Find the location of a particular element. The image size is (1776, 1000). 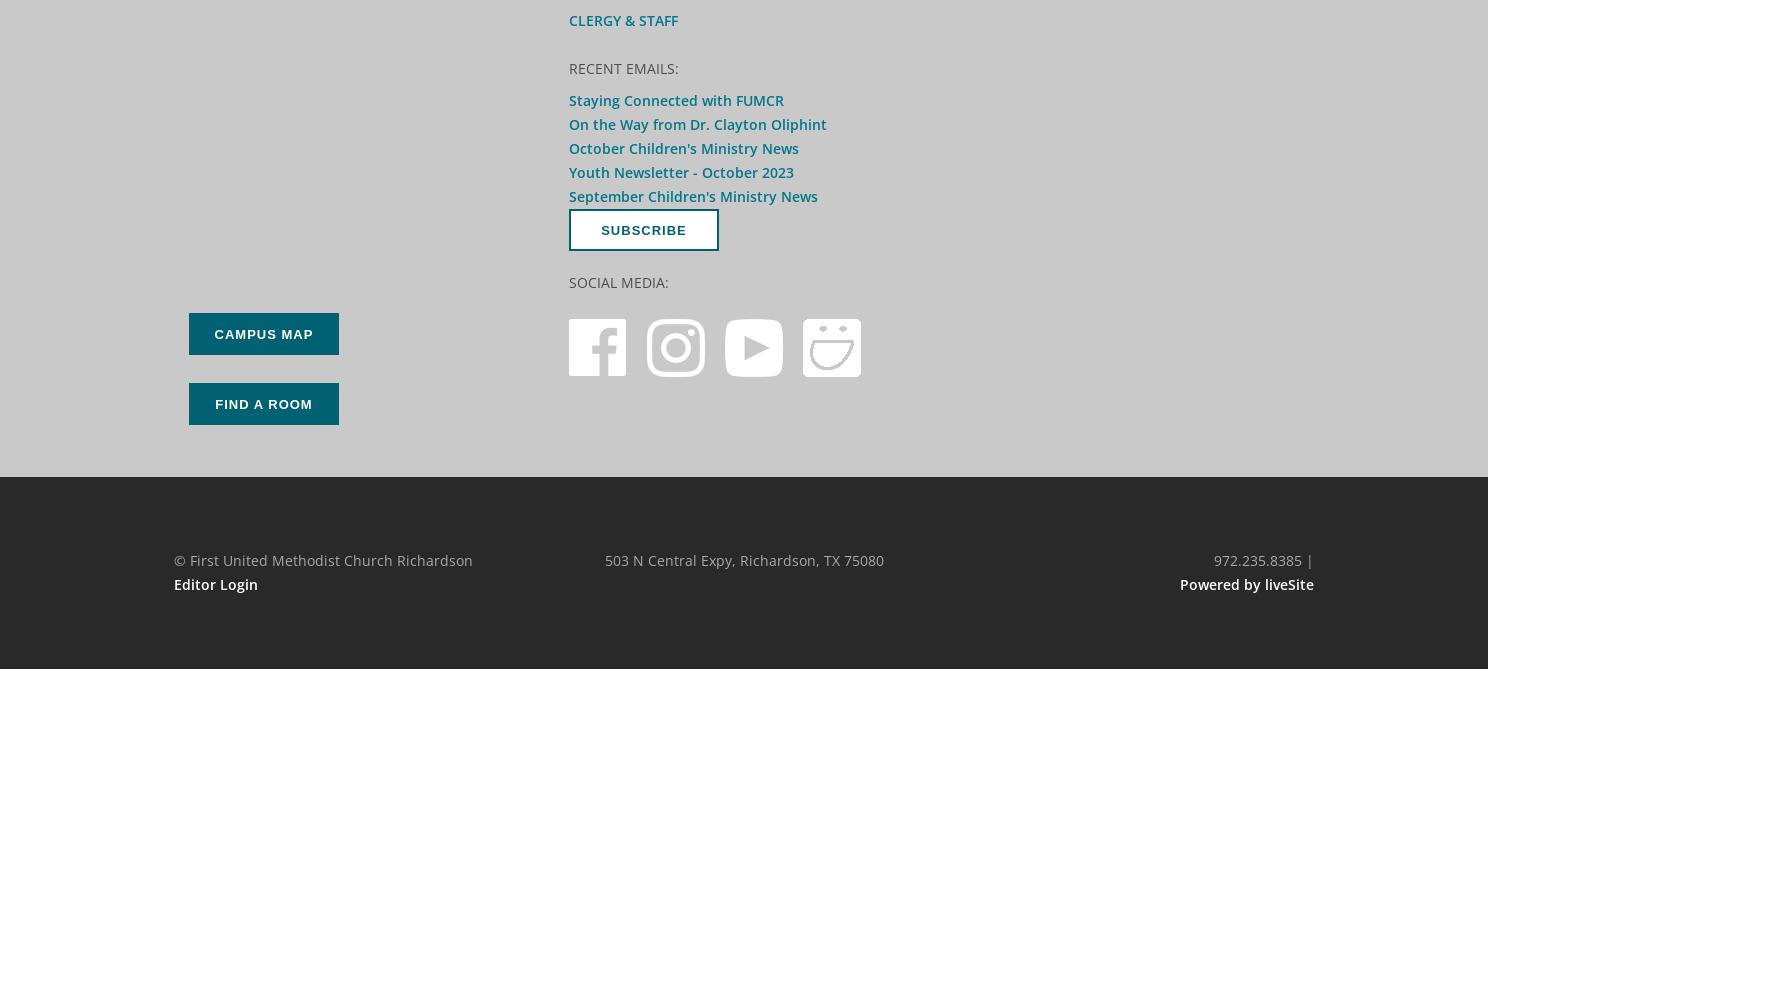

'Find a Room' is located at coordinates (263, 404).